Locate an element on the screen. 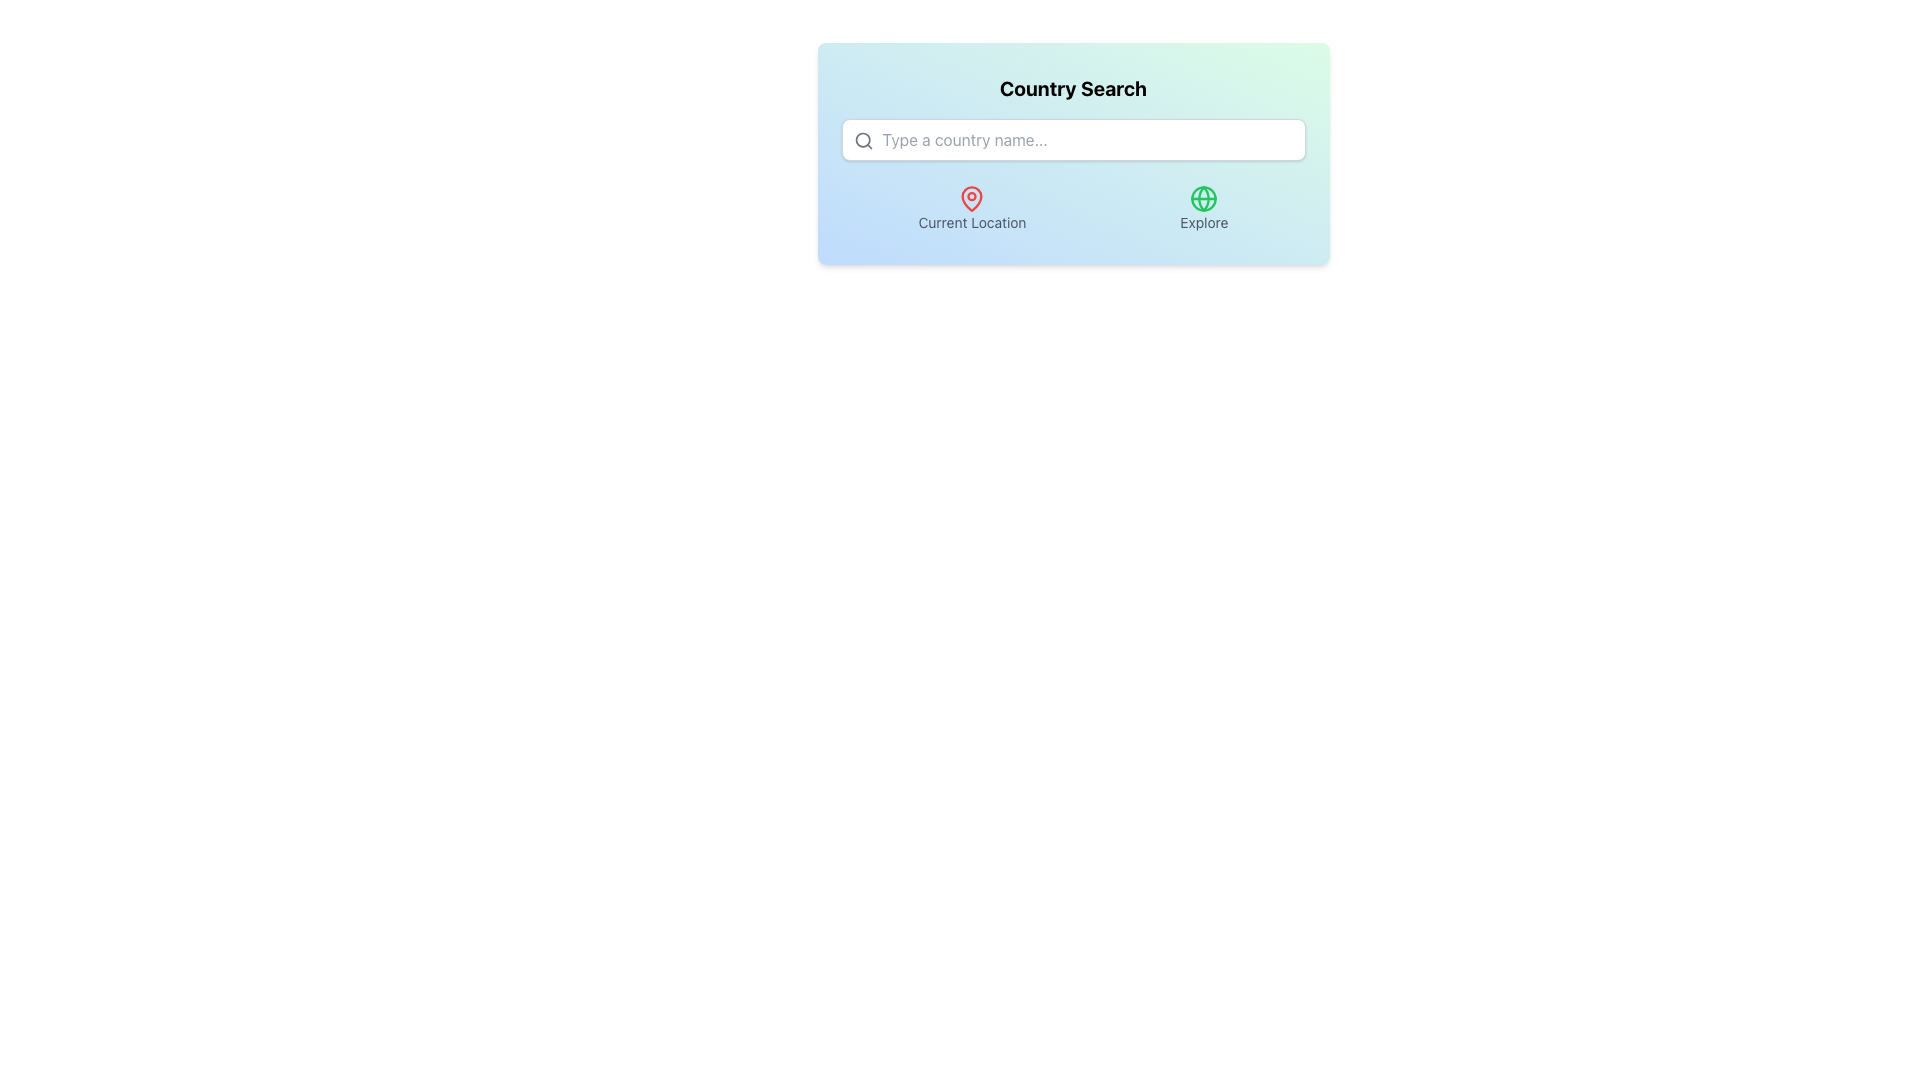  the 'Current Location' text label, which is styled with a small font size and gray color, located beneath the map pin icon is located at coordinates (972, 223).